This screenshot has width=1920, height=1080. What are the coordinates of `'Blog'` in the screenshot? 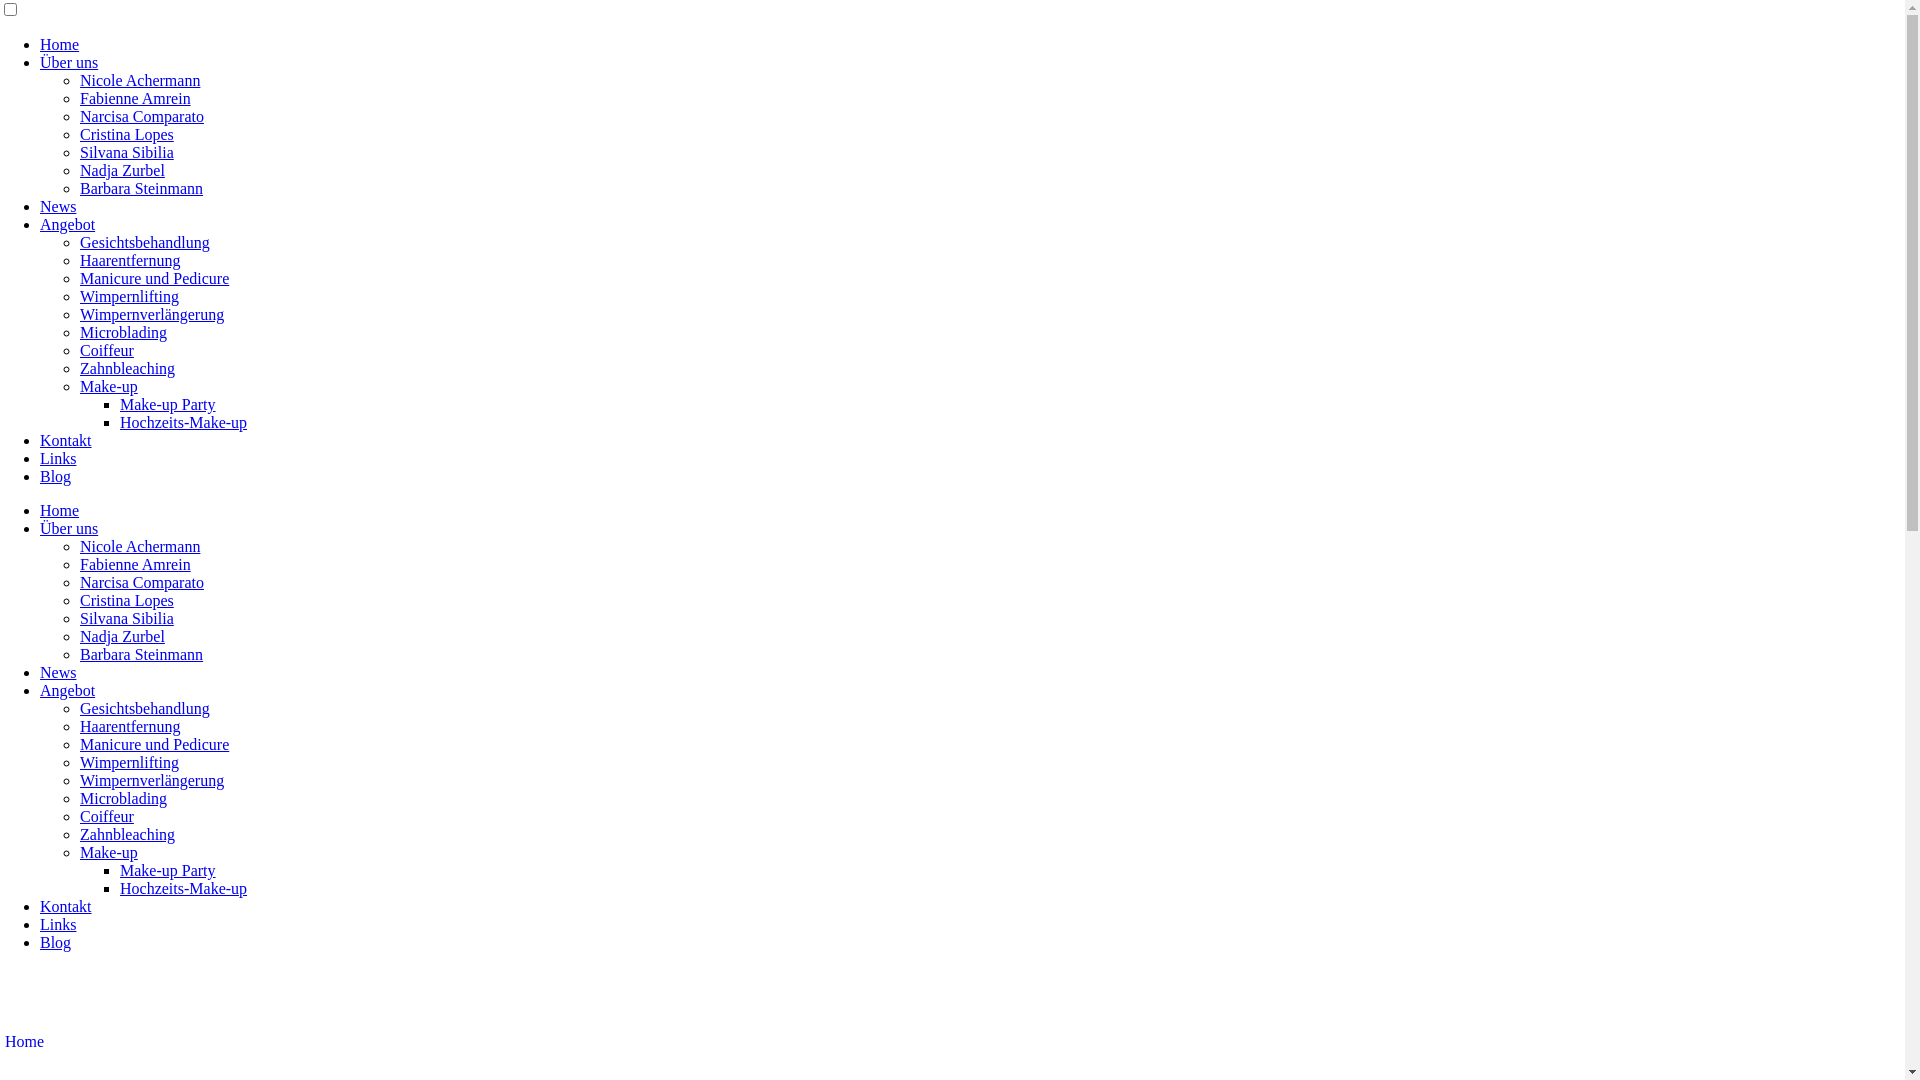 It's located at (55, 942).